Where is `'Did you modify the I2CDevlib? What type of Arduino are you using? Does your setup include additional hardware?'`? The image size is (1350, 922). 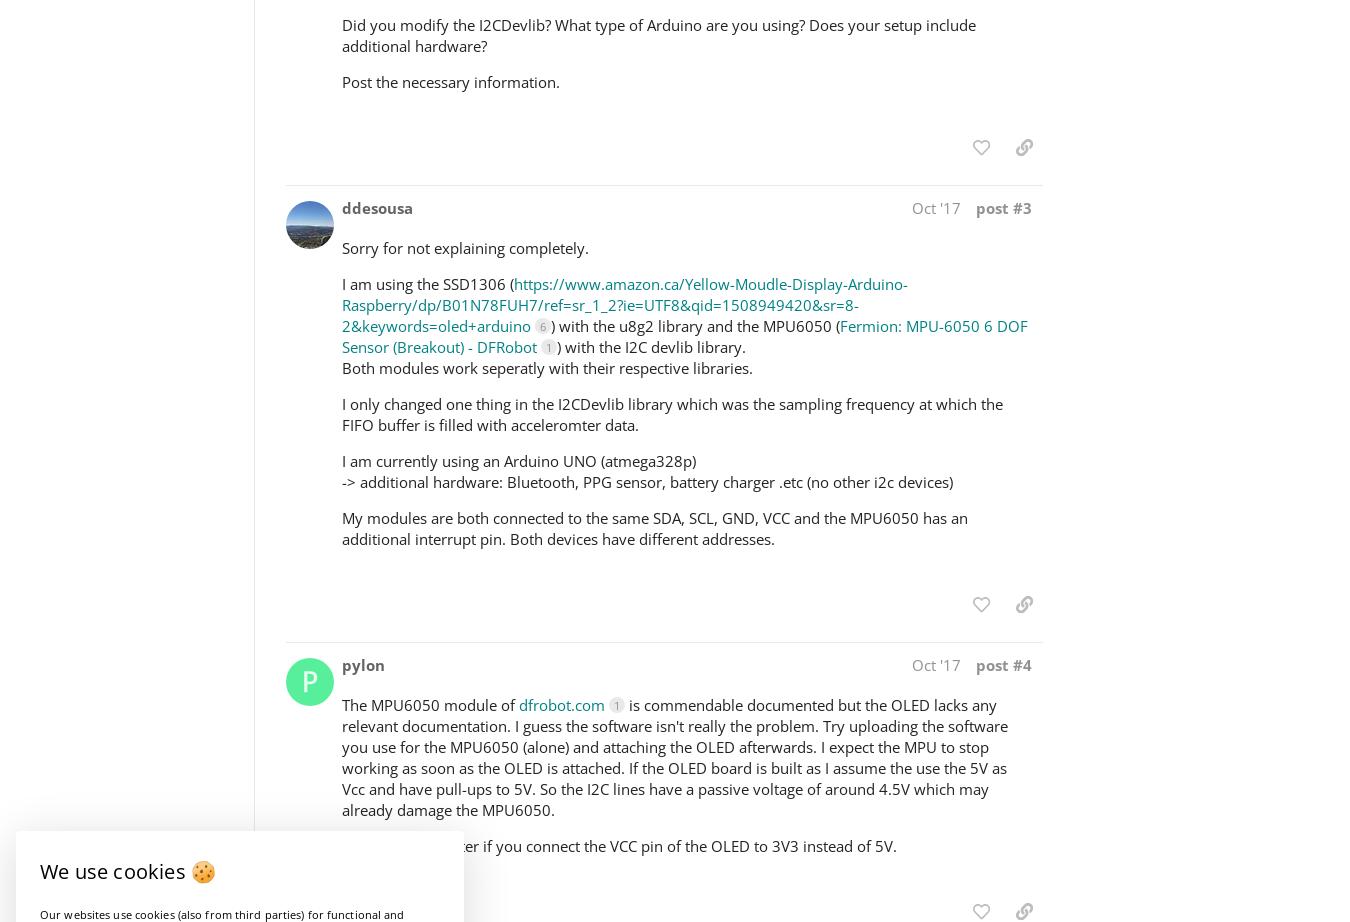 'Did you modify the I2CDevlib? What type of Arduino are you using? Does your setup include additional hardware?' is located at coordinates (658, 34).